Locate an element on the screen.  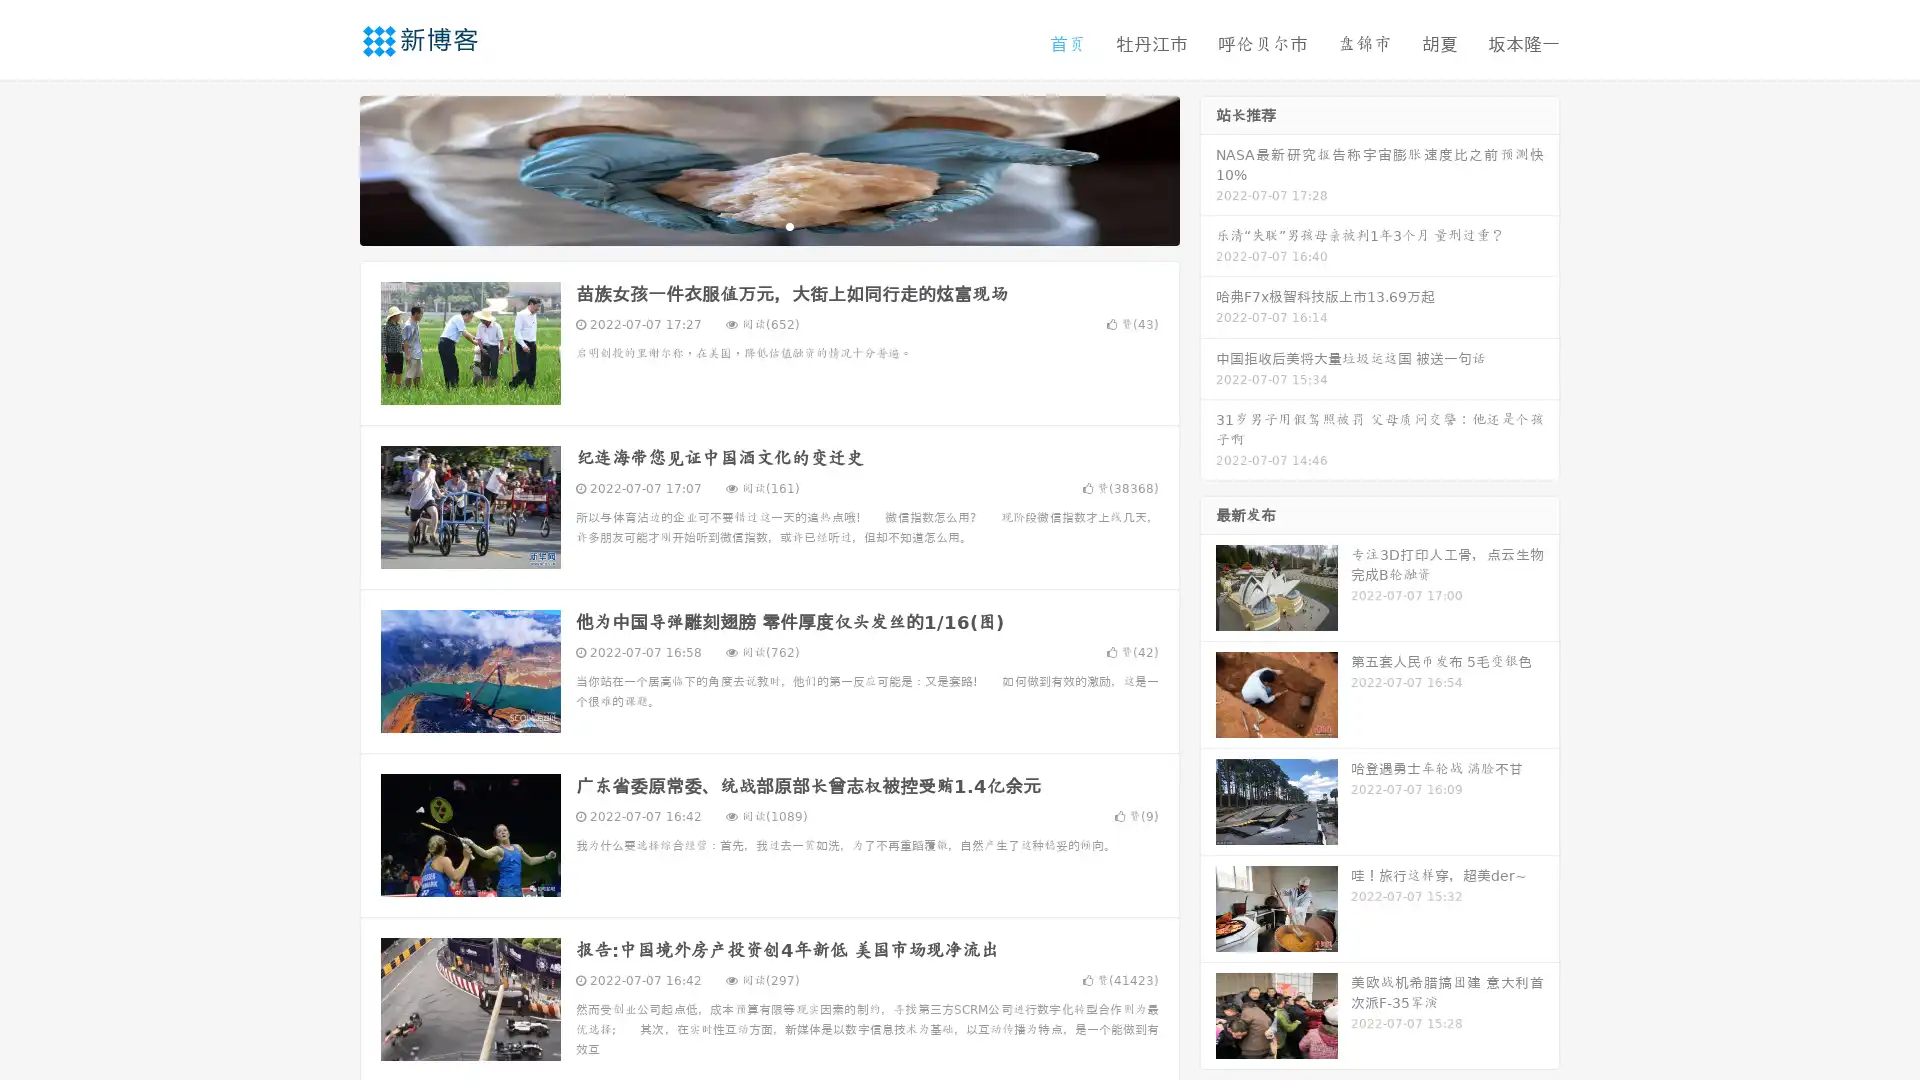
Go to slide 2 is located at coordinates (768, 225).